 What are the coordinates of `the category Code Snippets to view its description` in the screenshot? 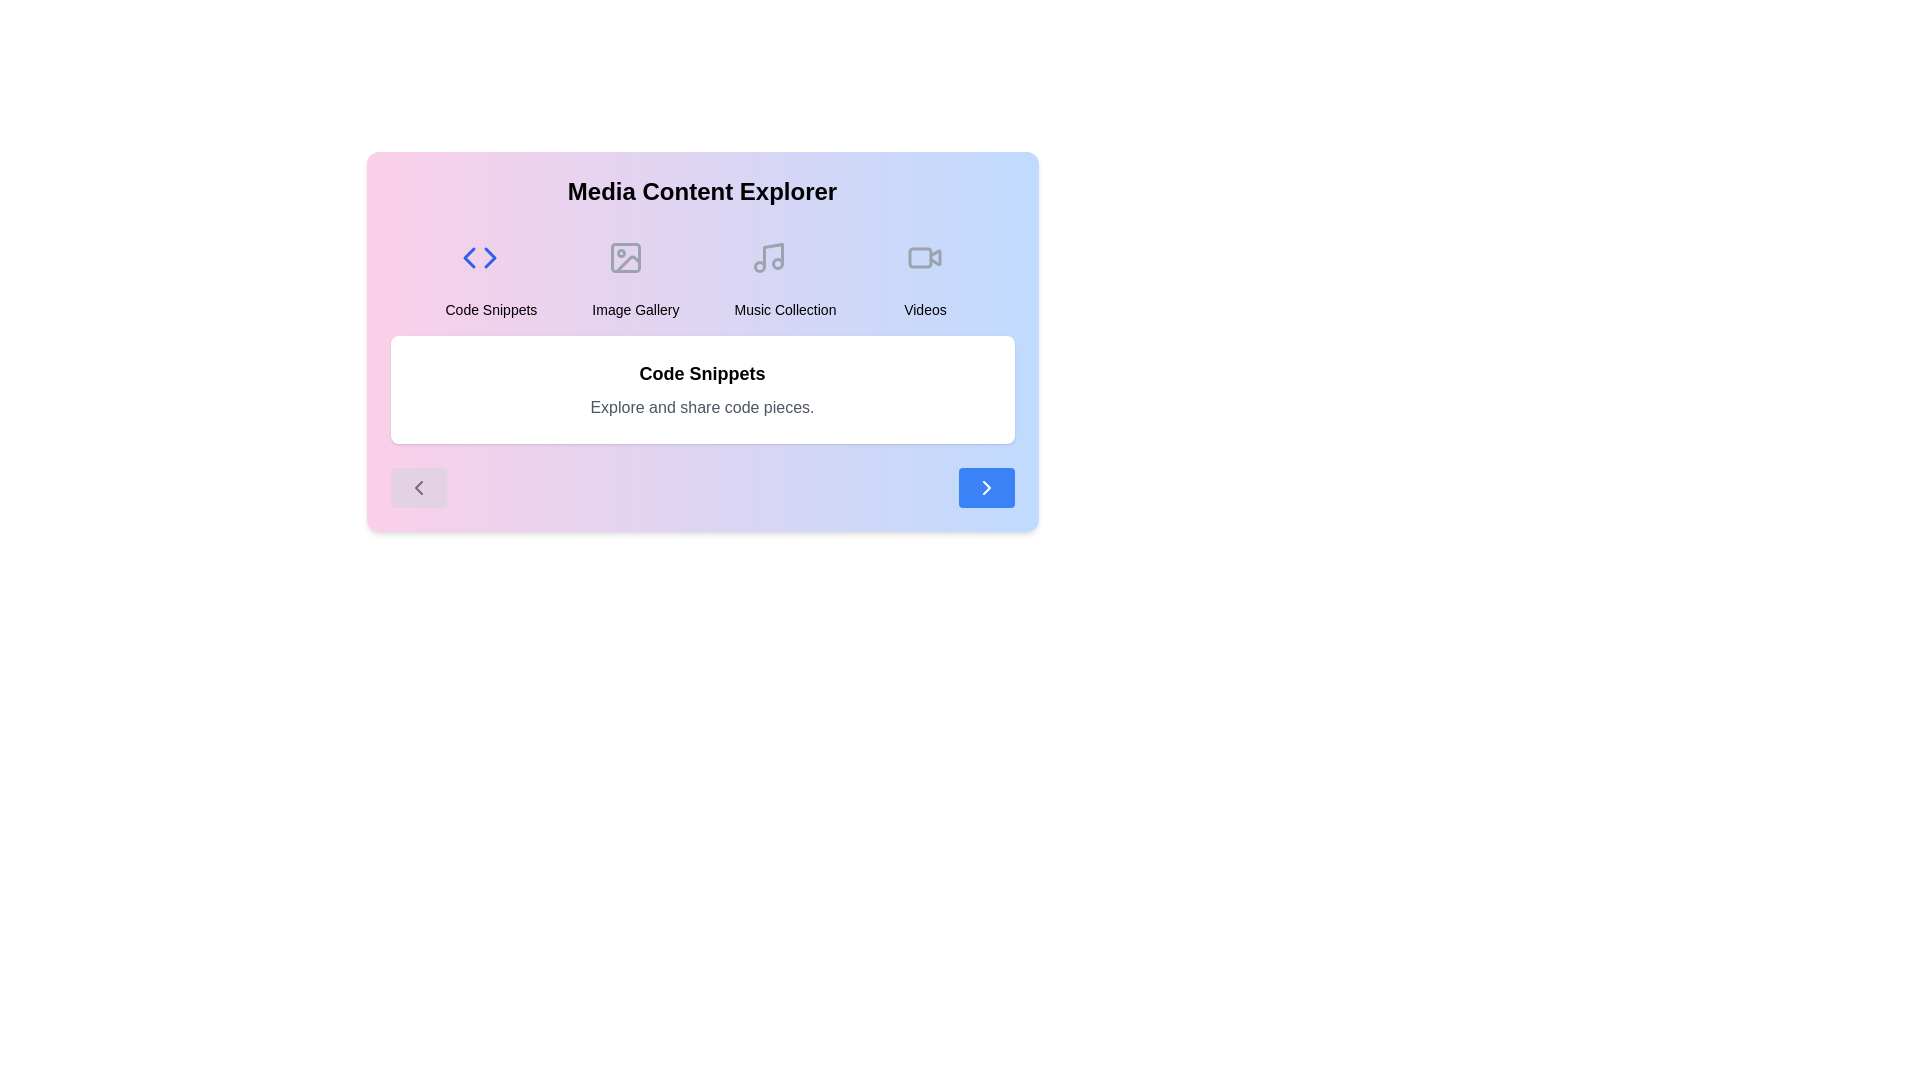 It's located at (491, 272).